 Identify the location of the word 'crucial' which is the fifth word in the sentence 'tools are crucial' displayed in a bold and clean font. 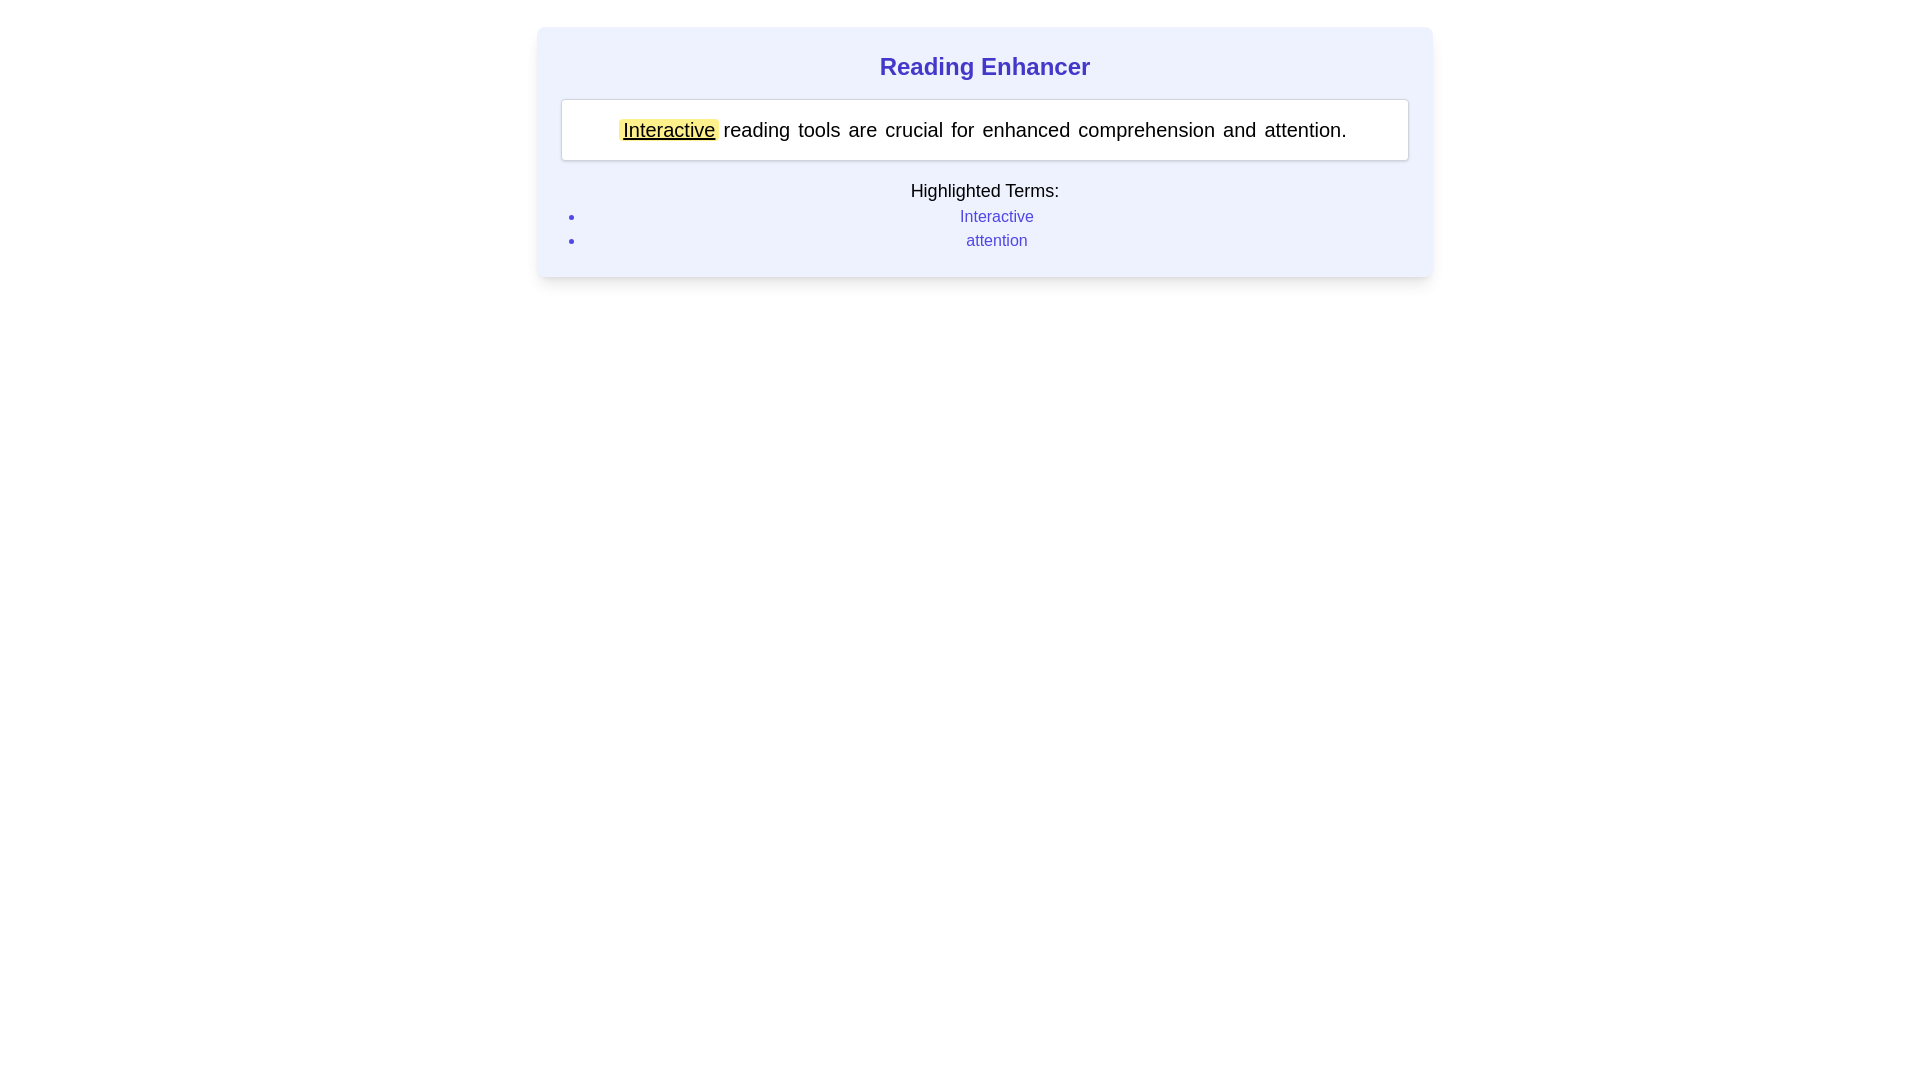
(913, 130).